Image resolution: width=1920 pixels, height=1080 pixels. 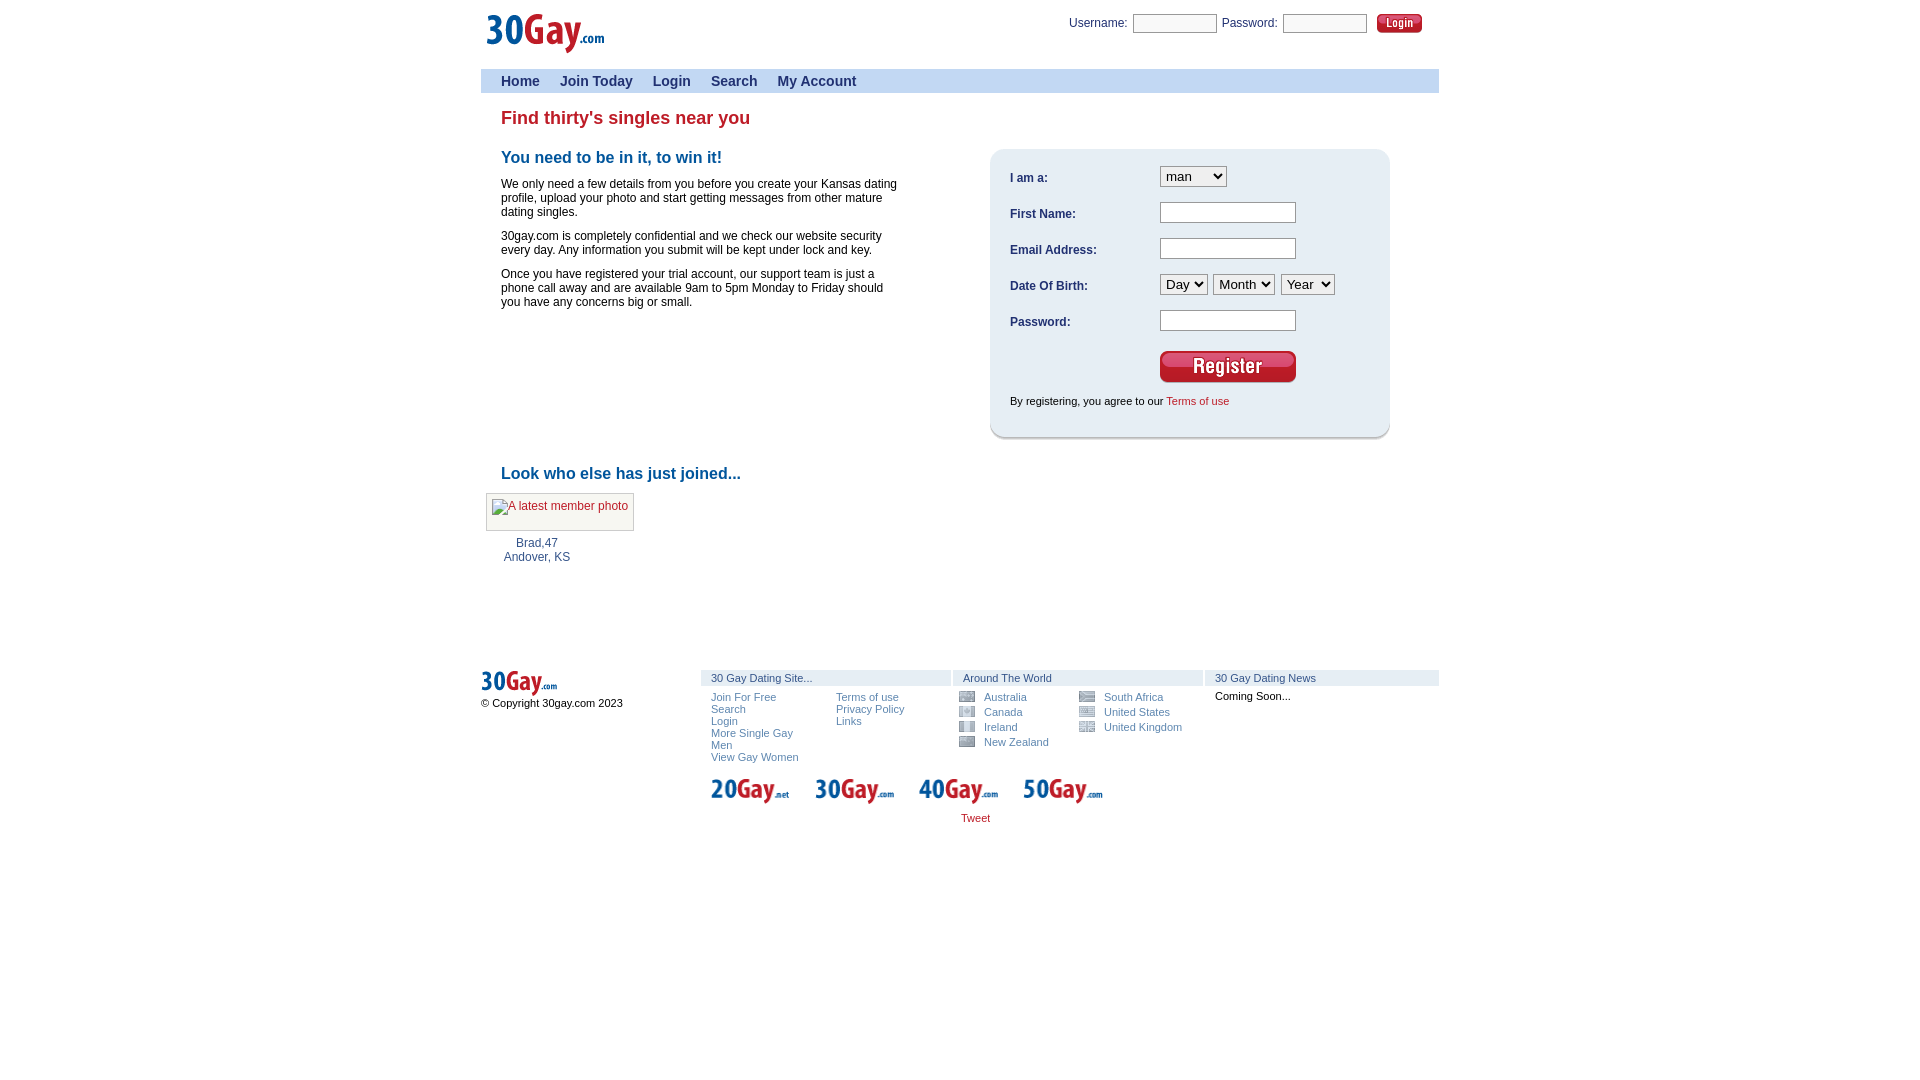 I want to click on 'United States', so click(x=1131, y=710).